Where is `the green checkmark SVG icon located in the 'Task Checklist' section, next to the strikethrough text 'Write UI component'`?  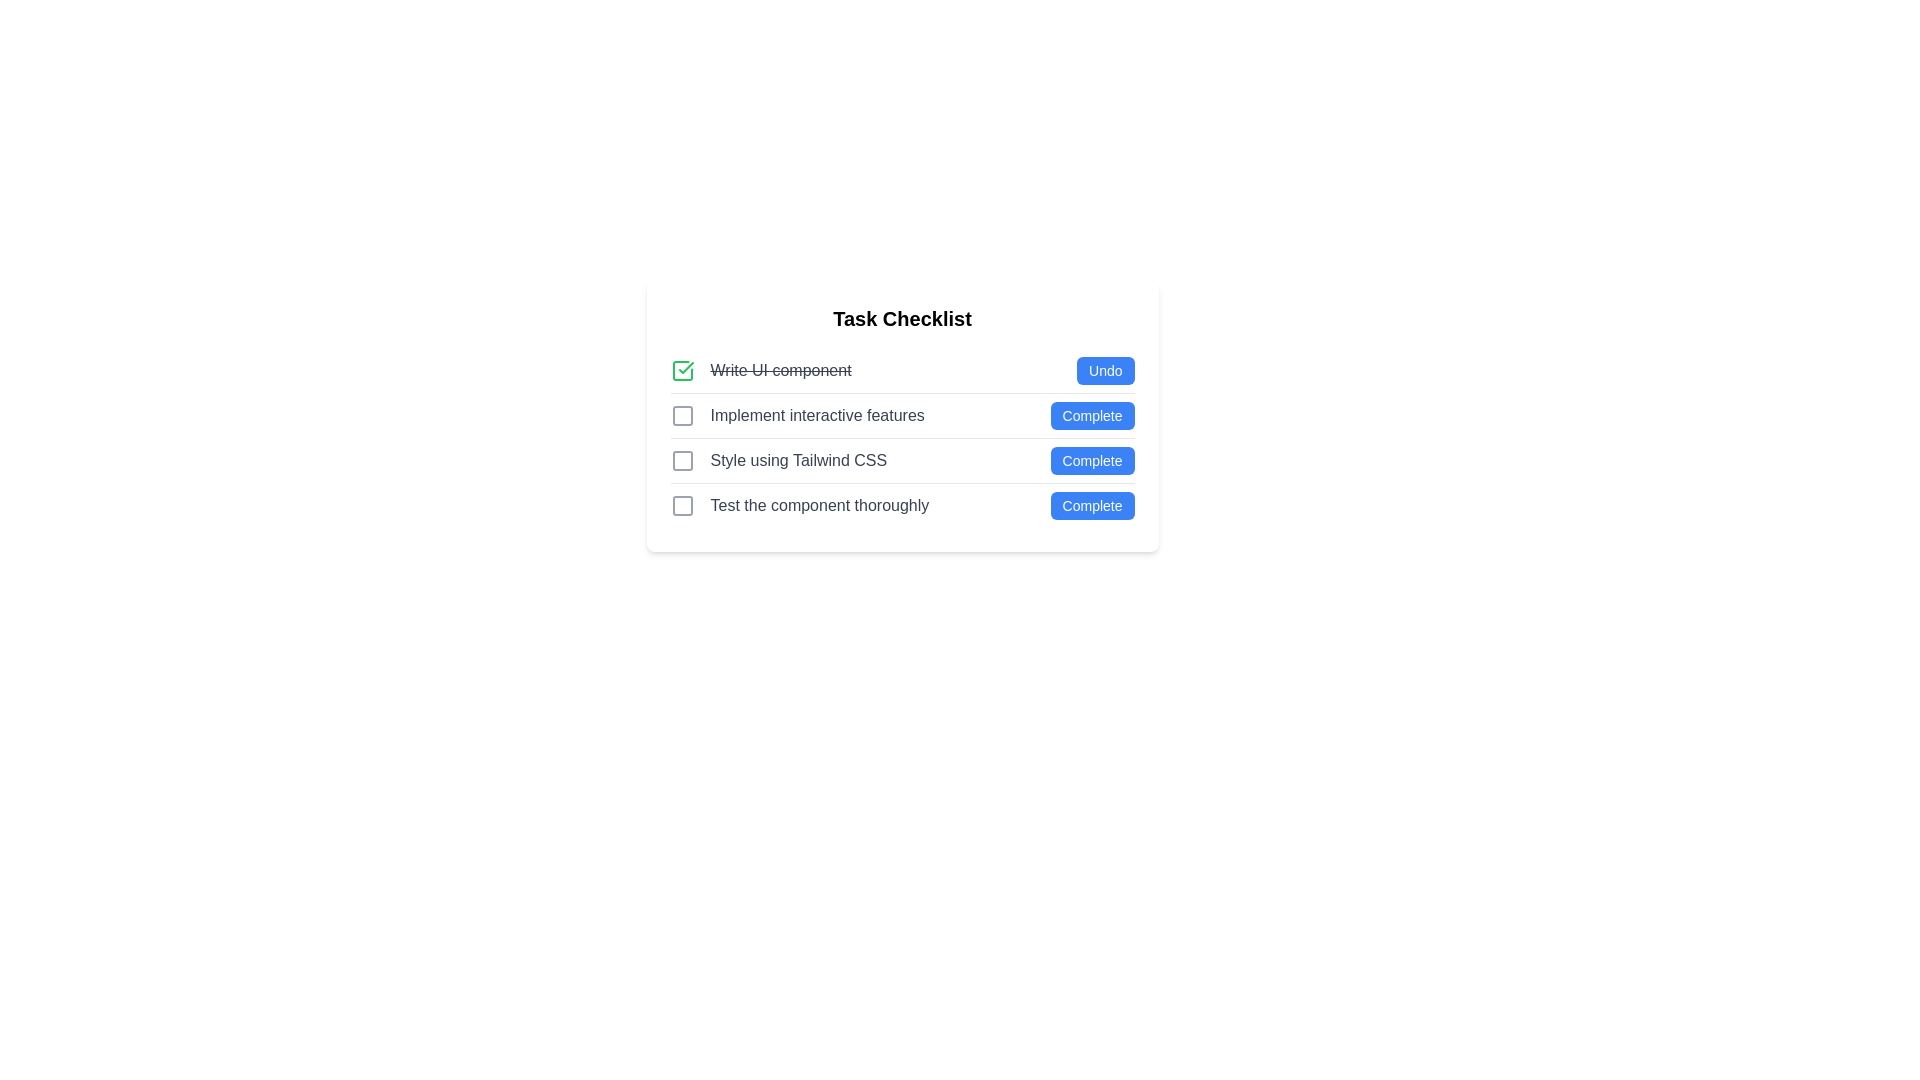
the green checkmark SVG icon located in the 'Task Checklist' section, next to the strikethrough text 'Write UI component' is located at coordinates (686, 367).